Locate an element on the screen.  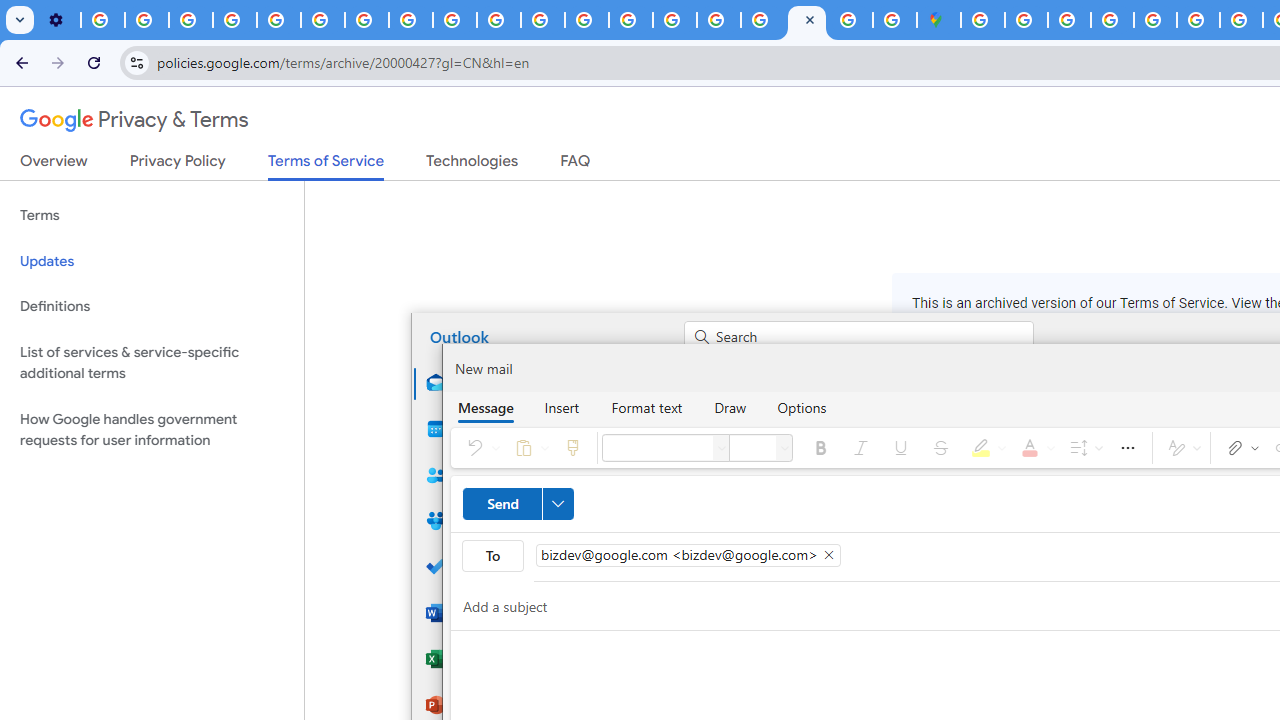
'Font size' is located at coordinates (751, 447).